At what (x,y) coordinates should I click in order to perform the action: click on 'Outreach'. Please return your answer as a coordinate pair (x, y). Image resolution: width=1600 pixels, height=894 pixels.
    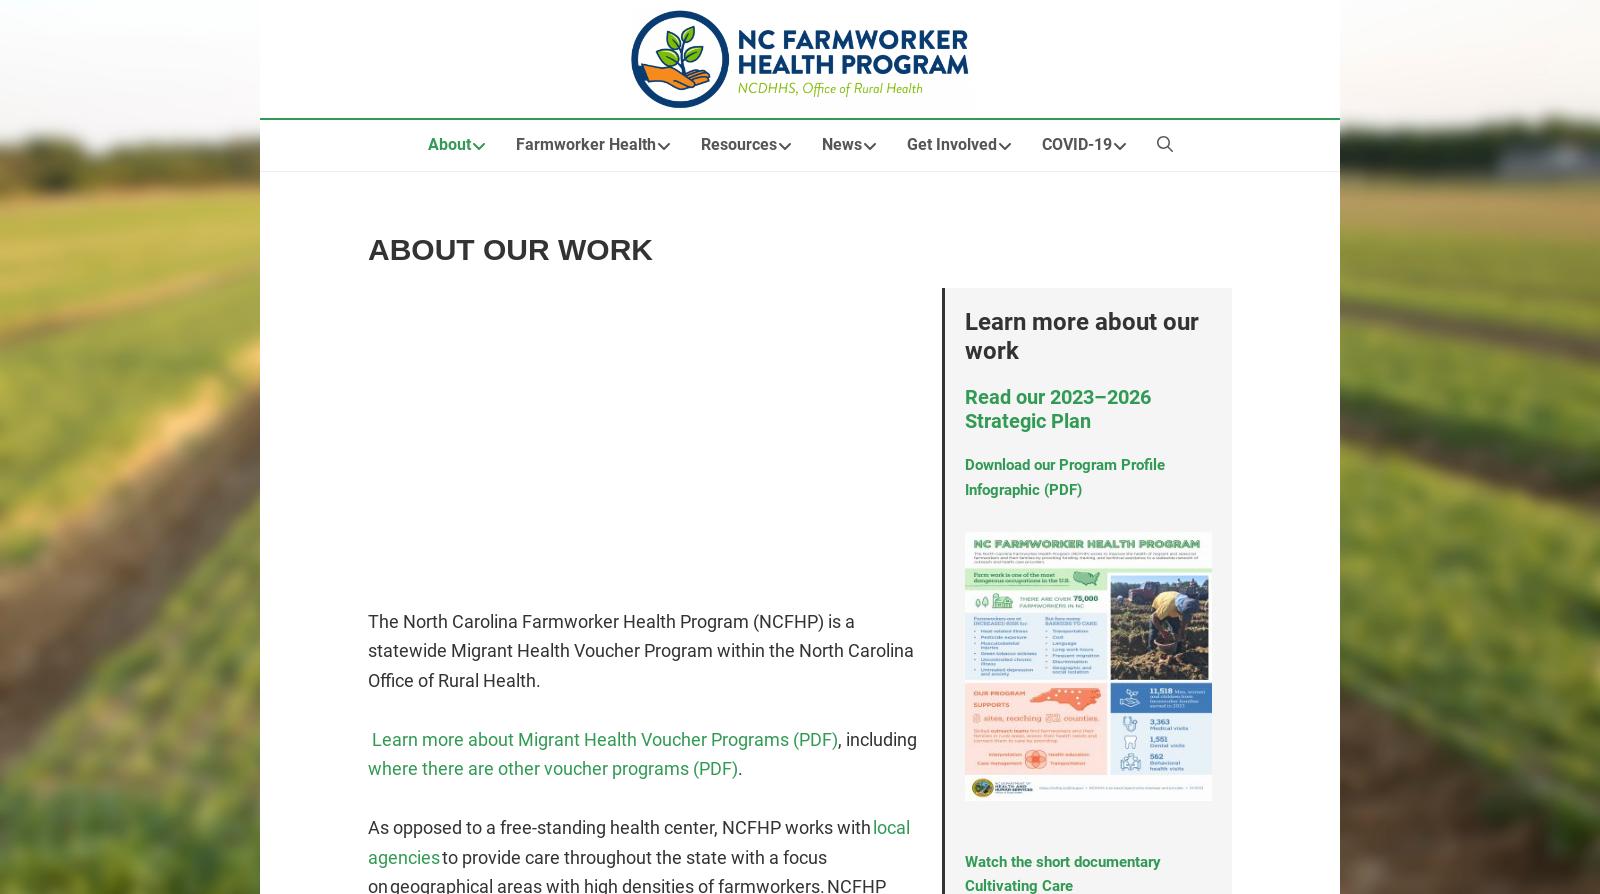
    Looking at the image, I should click on (280, 215).